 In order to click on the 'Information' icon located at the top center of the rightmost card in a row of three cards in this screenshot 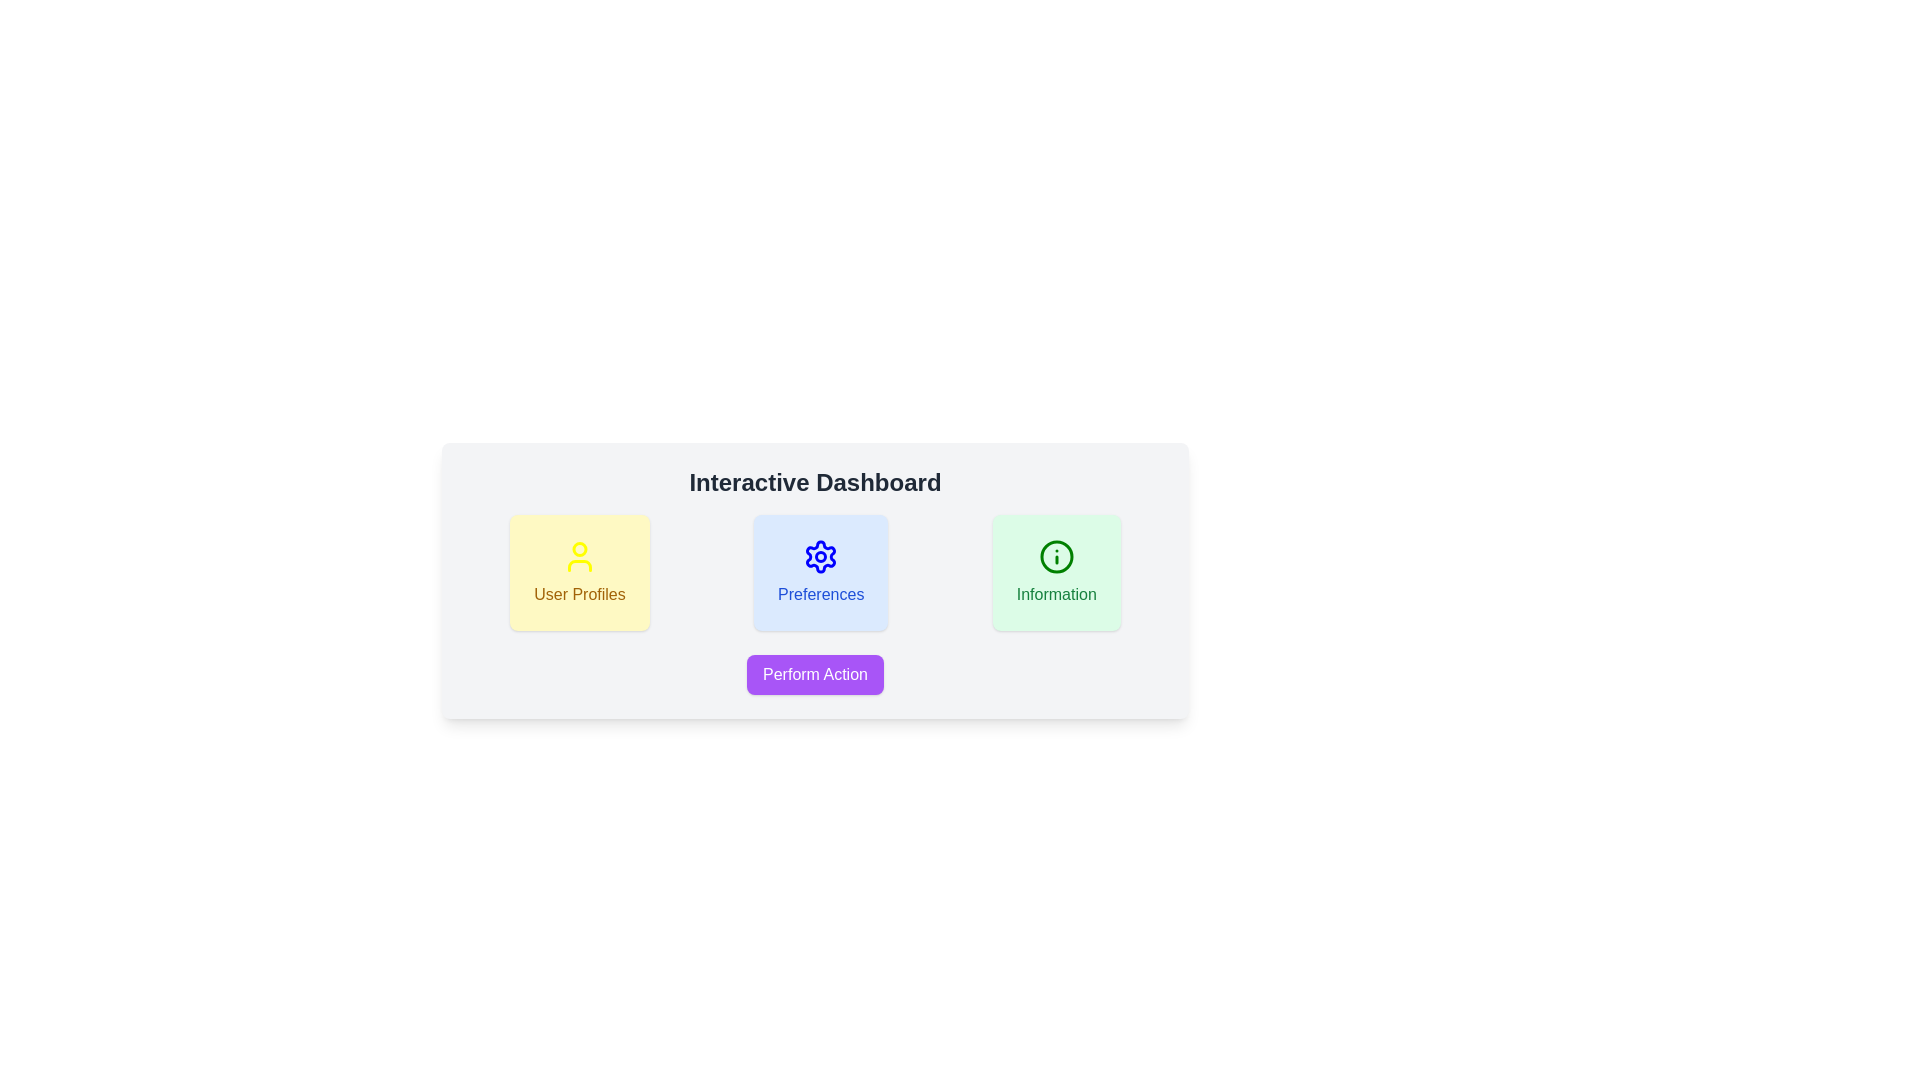, I will do `click(1055, 556)`.